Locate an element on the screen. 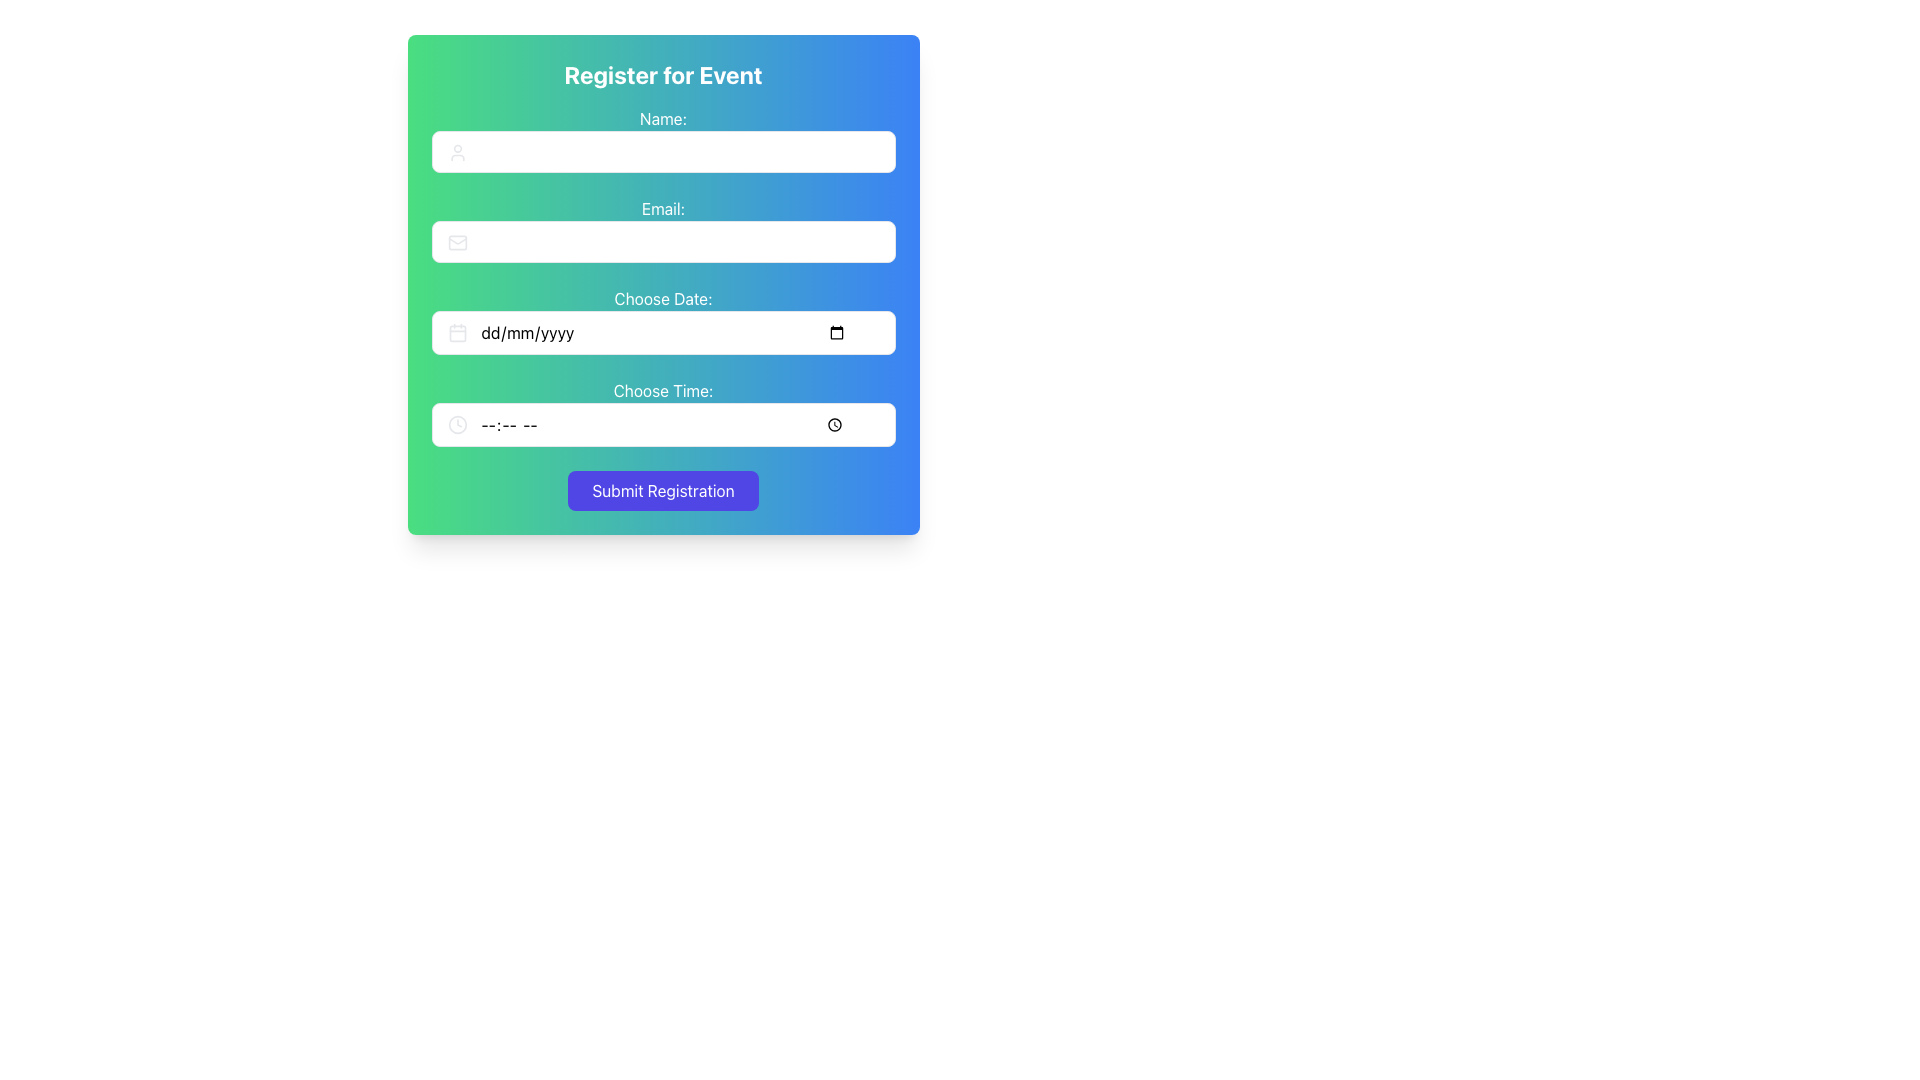 This screenshot has height=1080, width=1920. text label displaying 'Email:' which is located in the email input field below 'Register for Event' is located at coordinates (663, 208).